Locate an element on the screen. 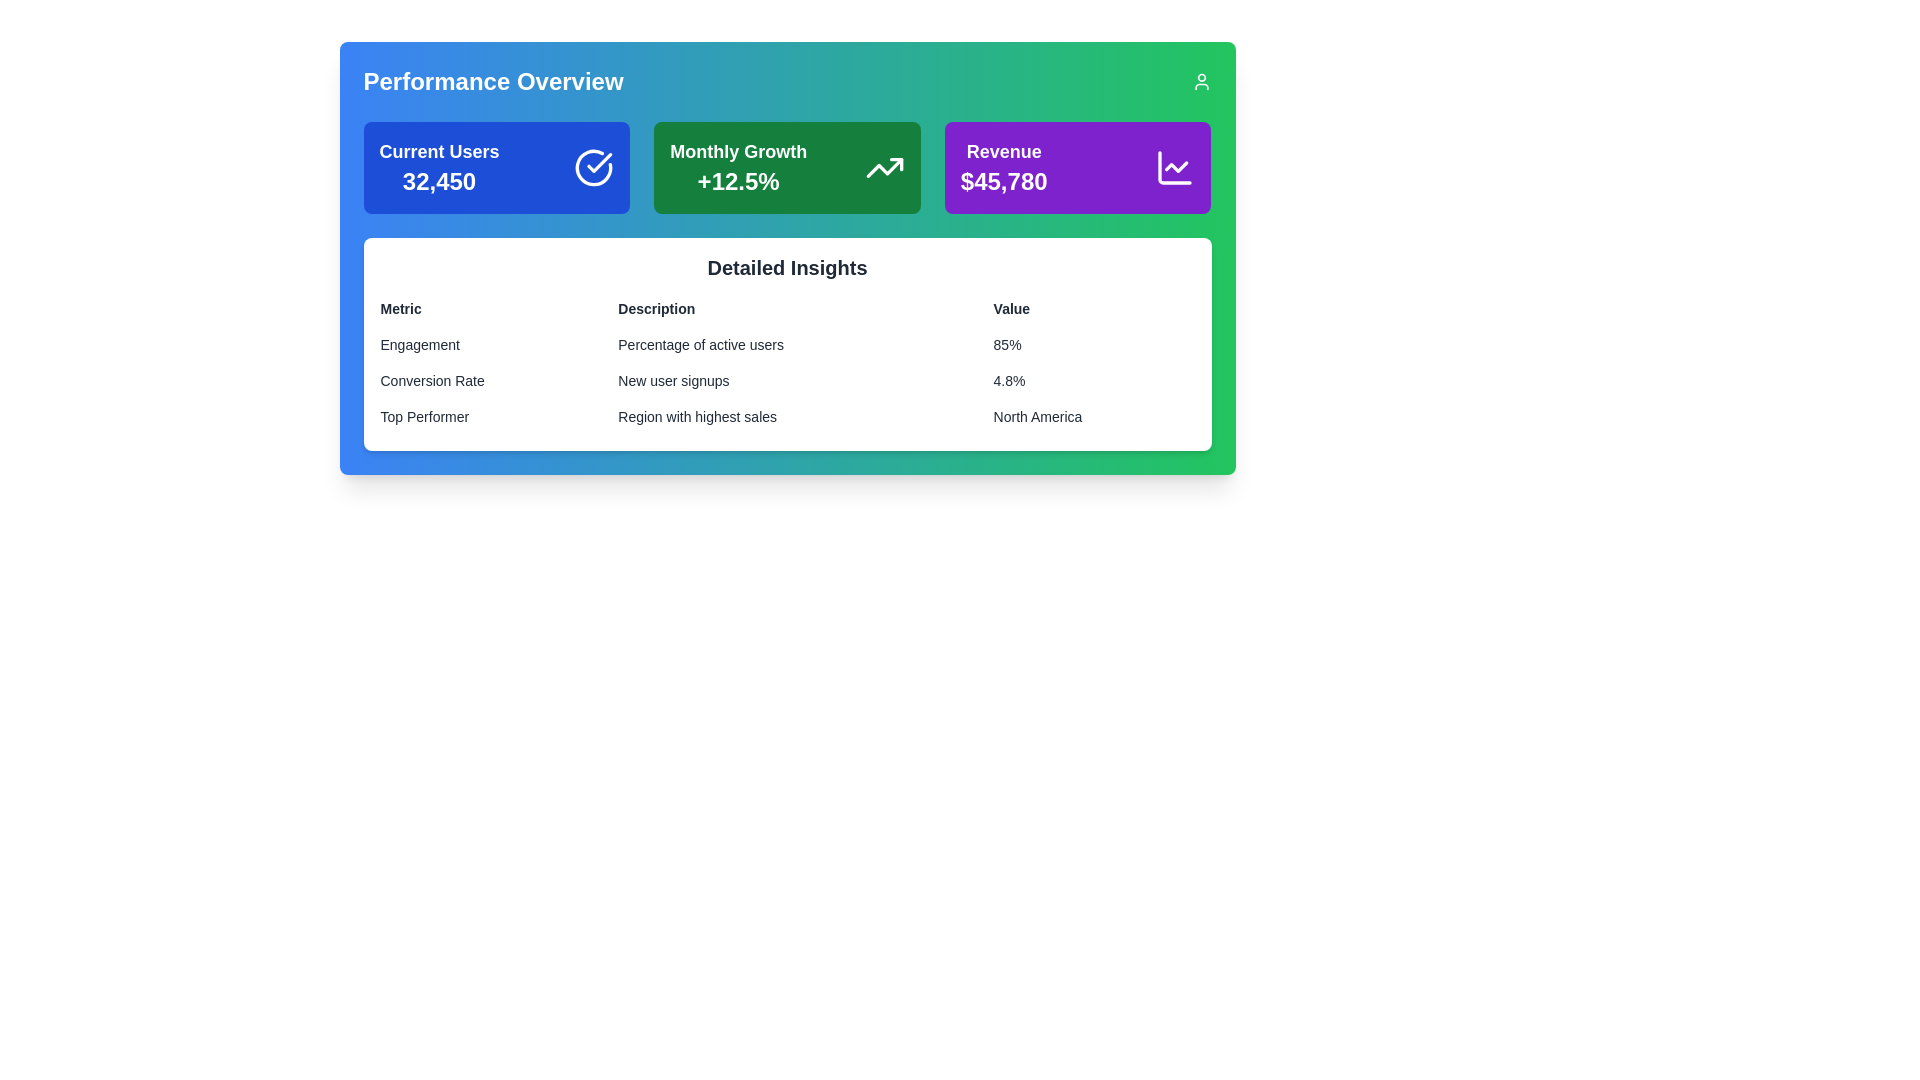  the bold dollar amount '$45,780' displayed on the purple background within the 'Revenue' card located at the top right of the interface is located at coordinates (1004, 181).